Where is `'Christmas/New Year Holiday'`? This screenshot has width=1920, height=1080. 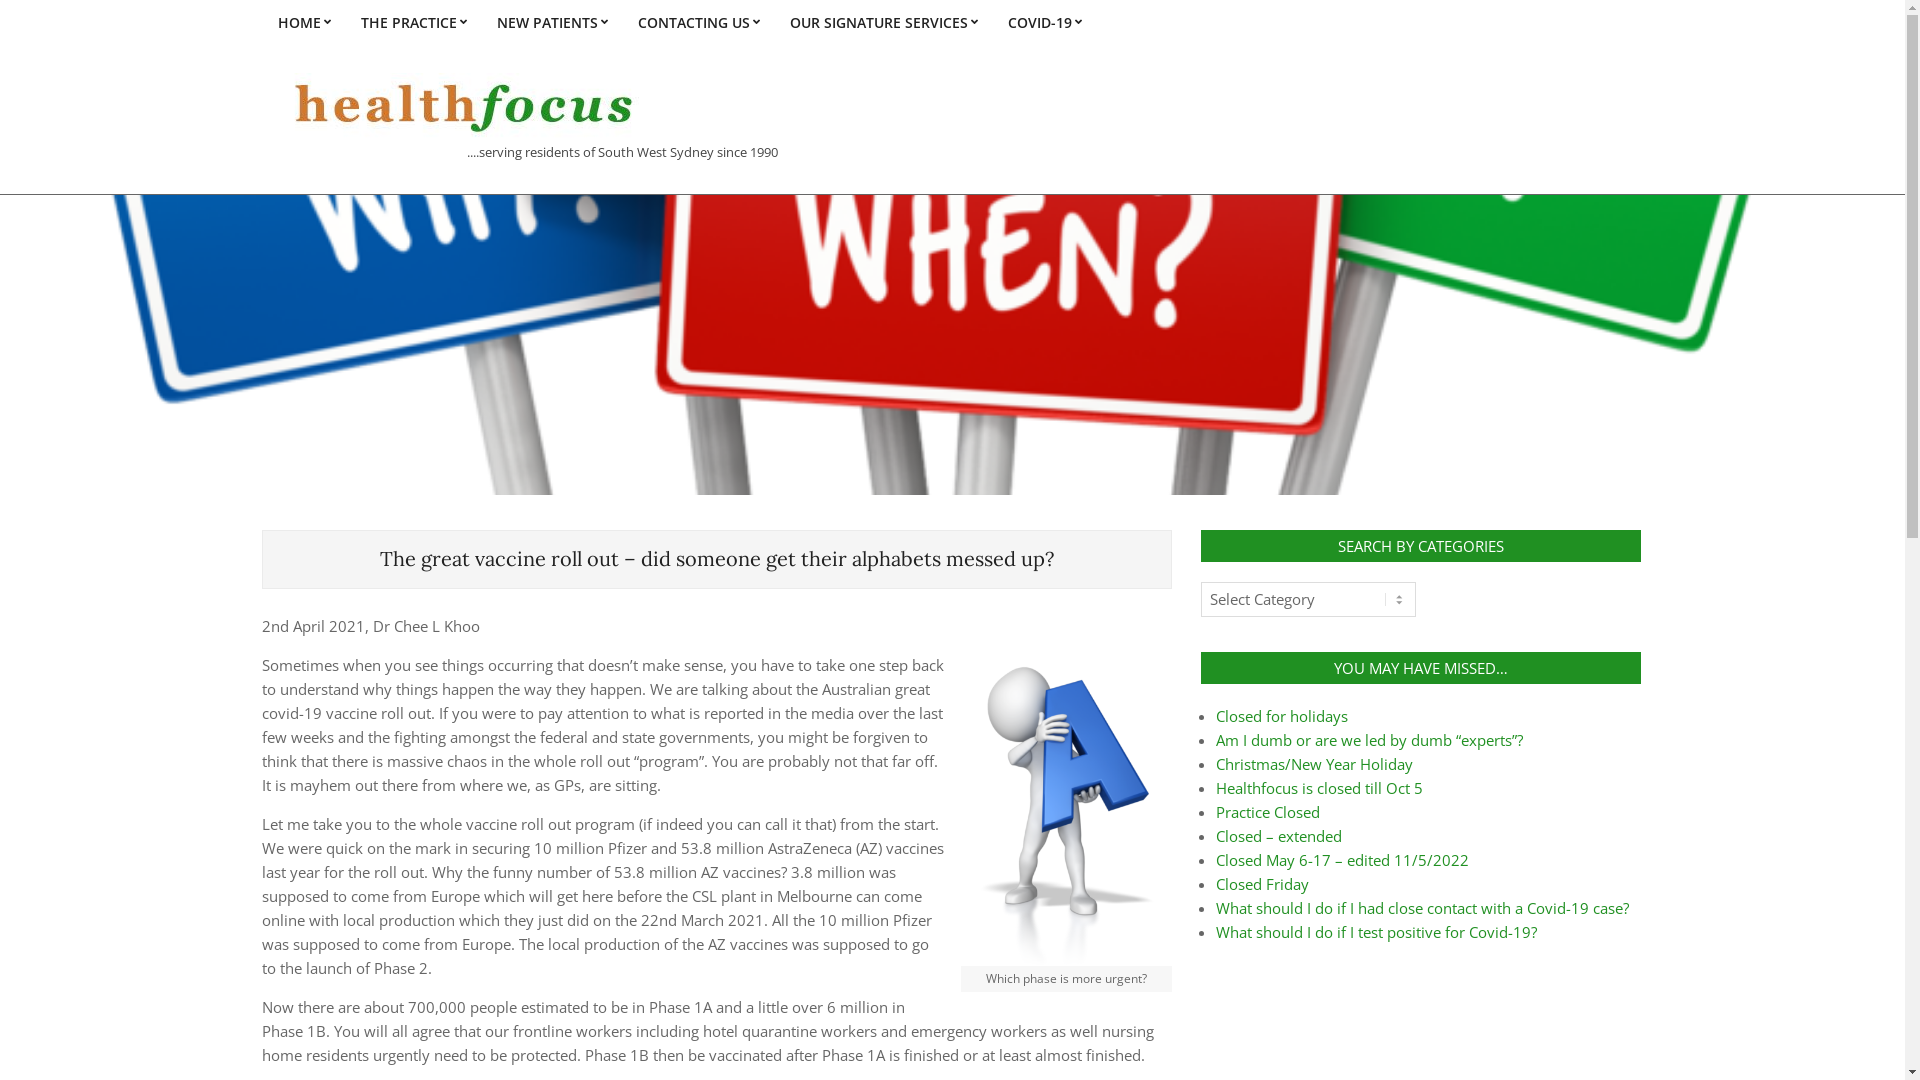 'Christmas/New Year Holiday' is located at coordinates (1314, 763).